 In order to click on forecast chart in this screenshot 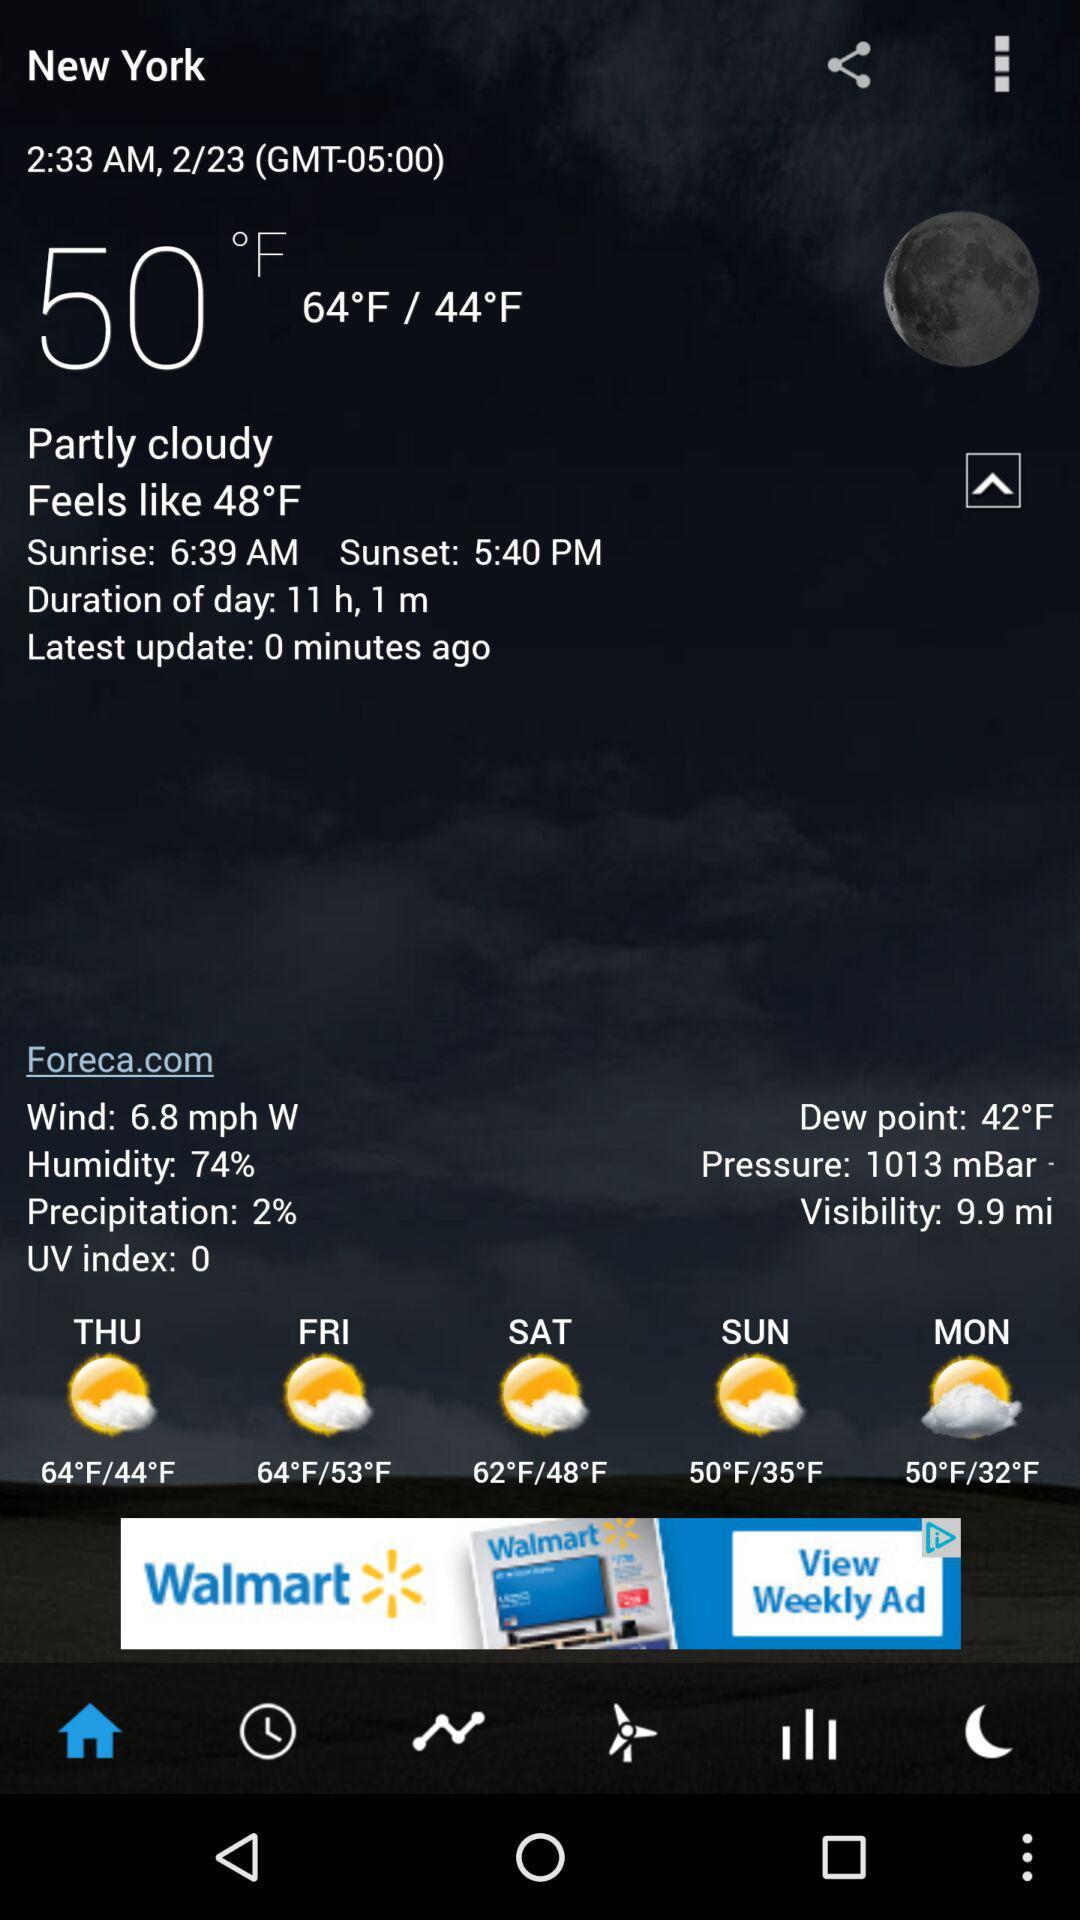, I will do `click(810, 1728)`.